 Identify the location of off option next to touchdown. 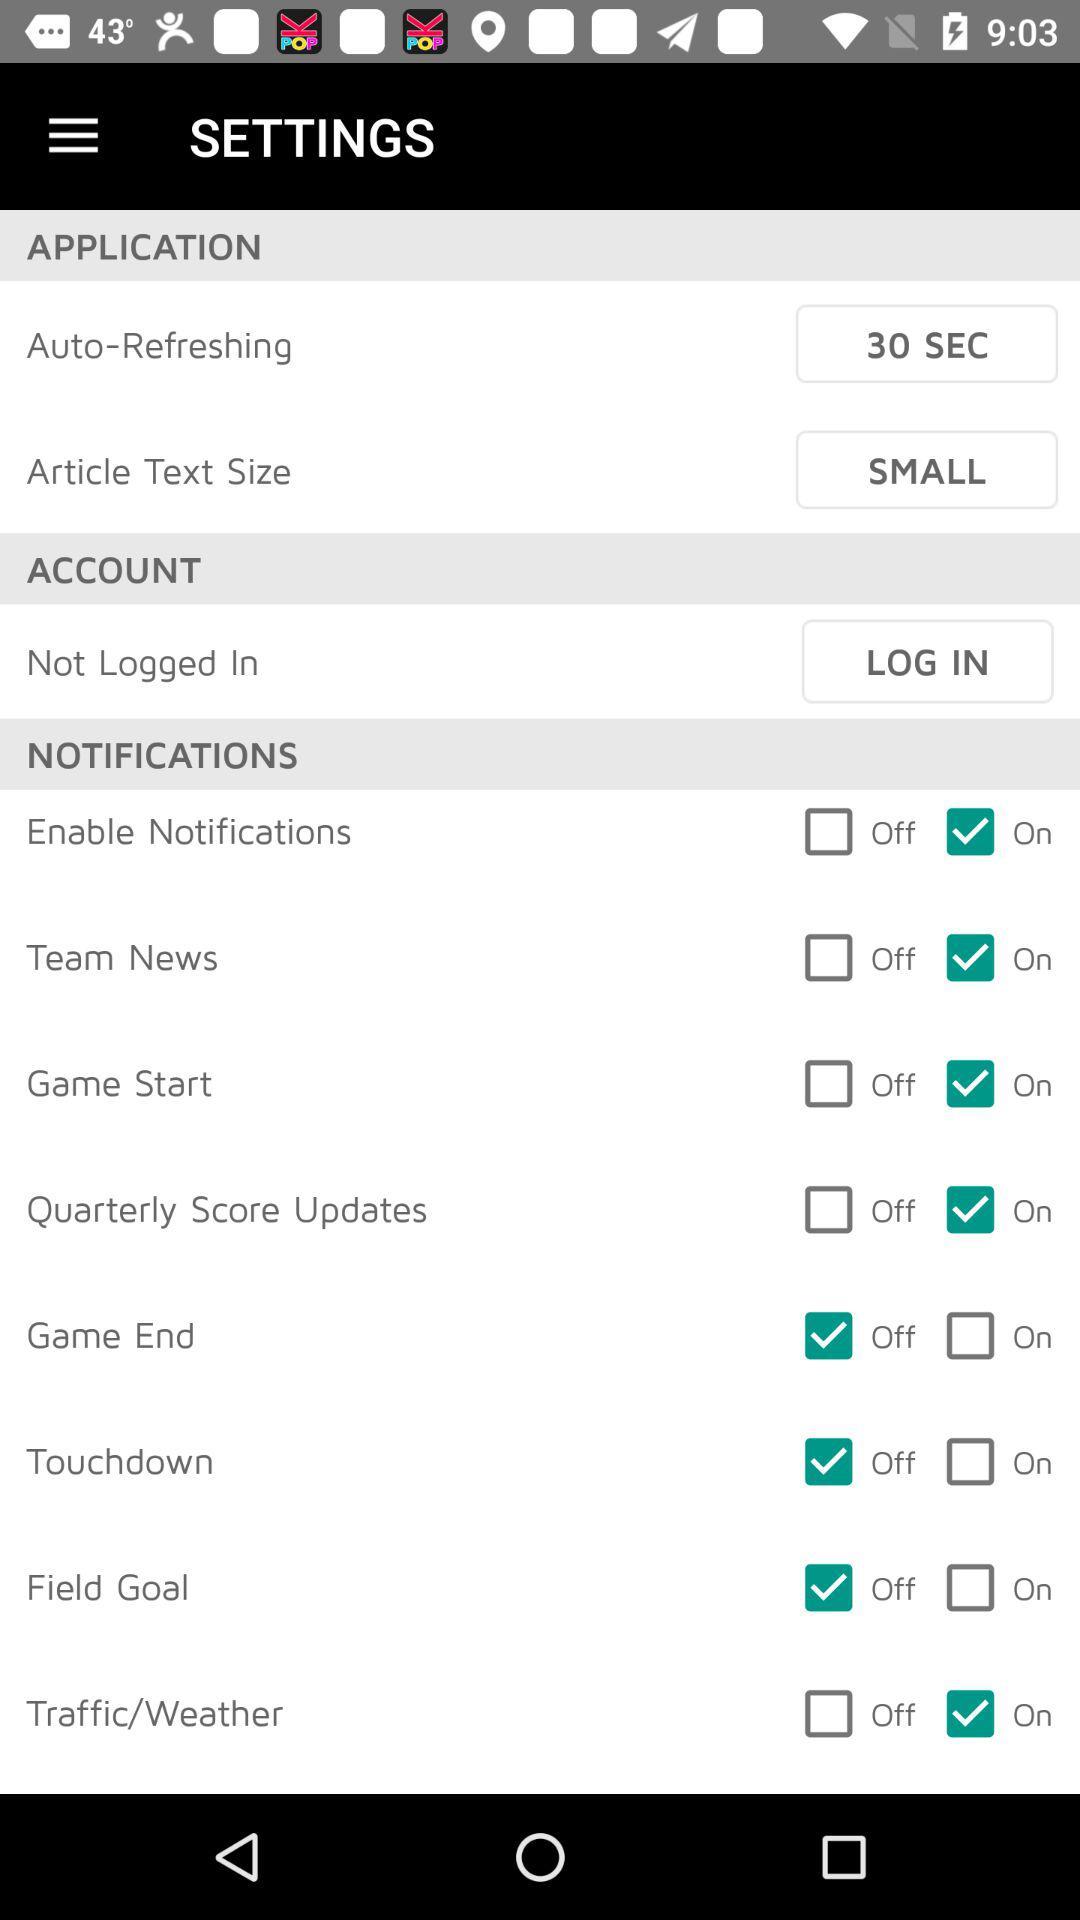
(856, 1462).